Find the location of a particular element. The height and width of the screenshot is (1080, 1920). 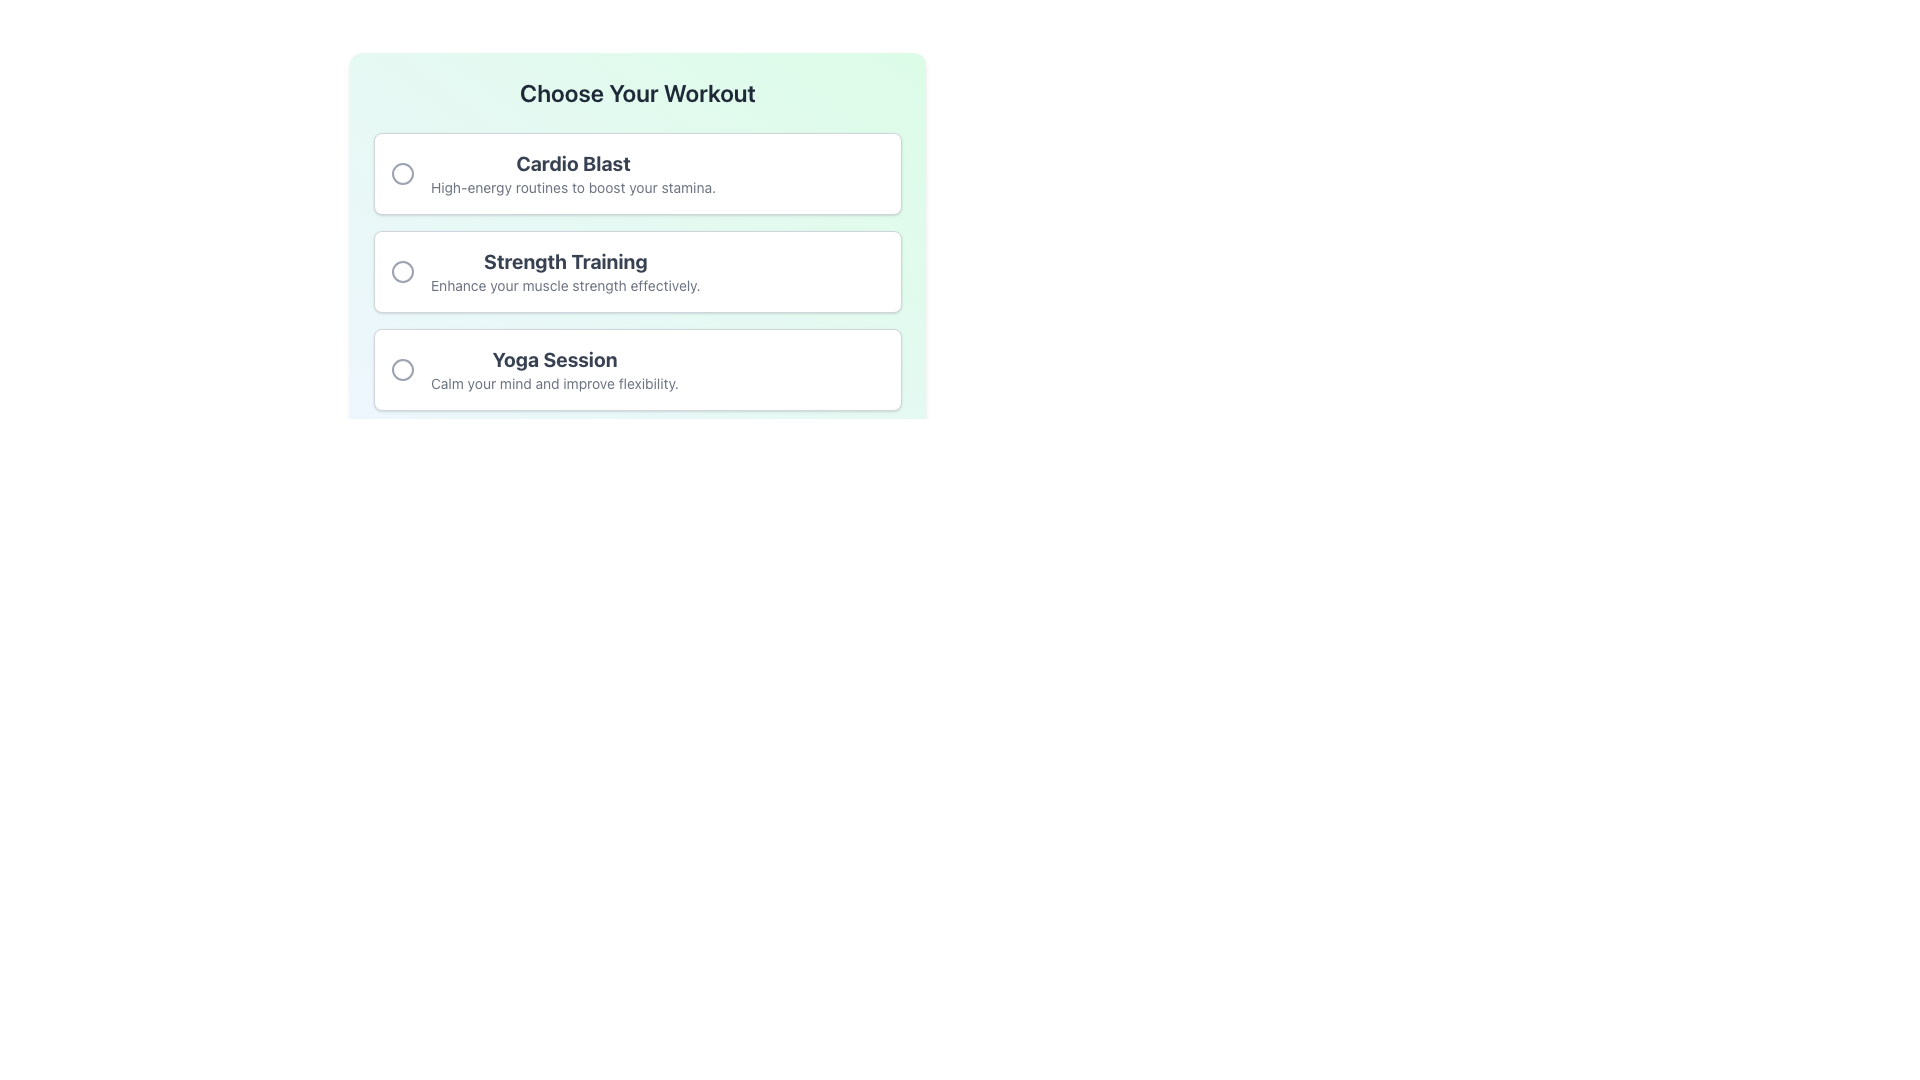

the Circular Indicator located at the top-left corner of the 'Cardio Blast' card is located at coordinates (402, 172).